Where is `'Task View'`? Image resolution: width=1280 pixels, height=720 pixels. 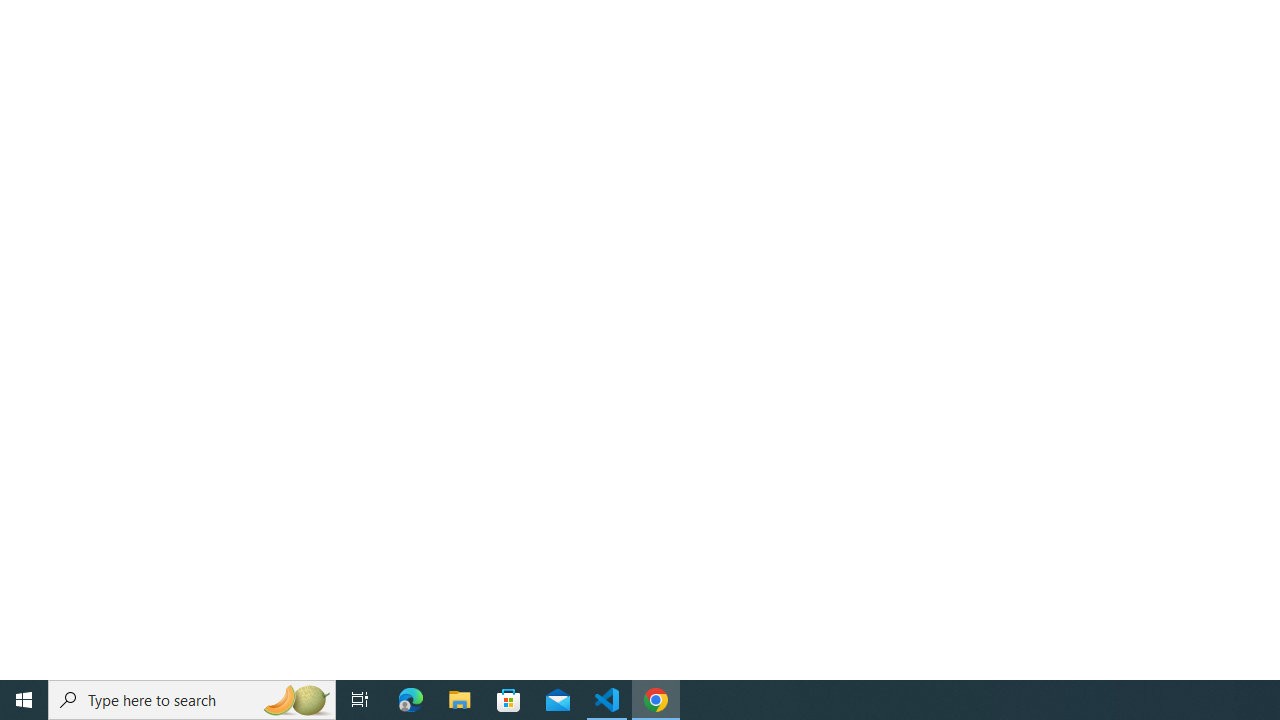 'Task View' is located at coordinates (359, 698).